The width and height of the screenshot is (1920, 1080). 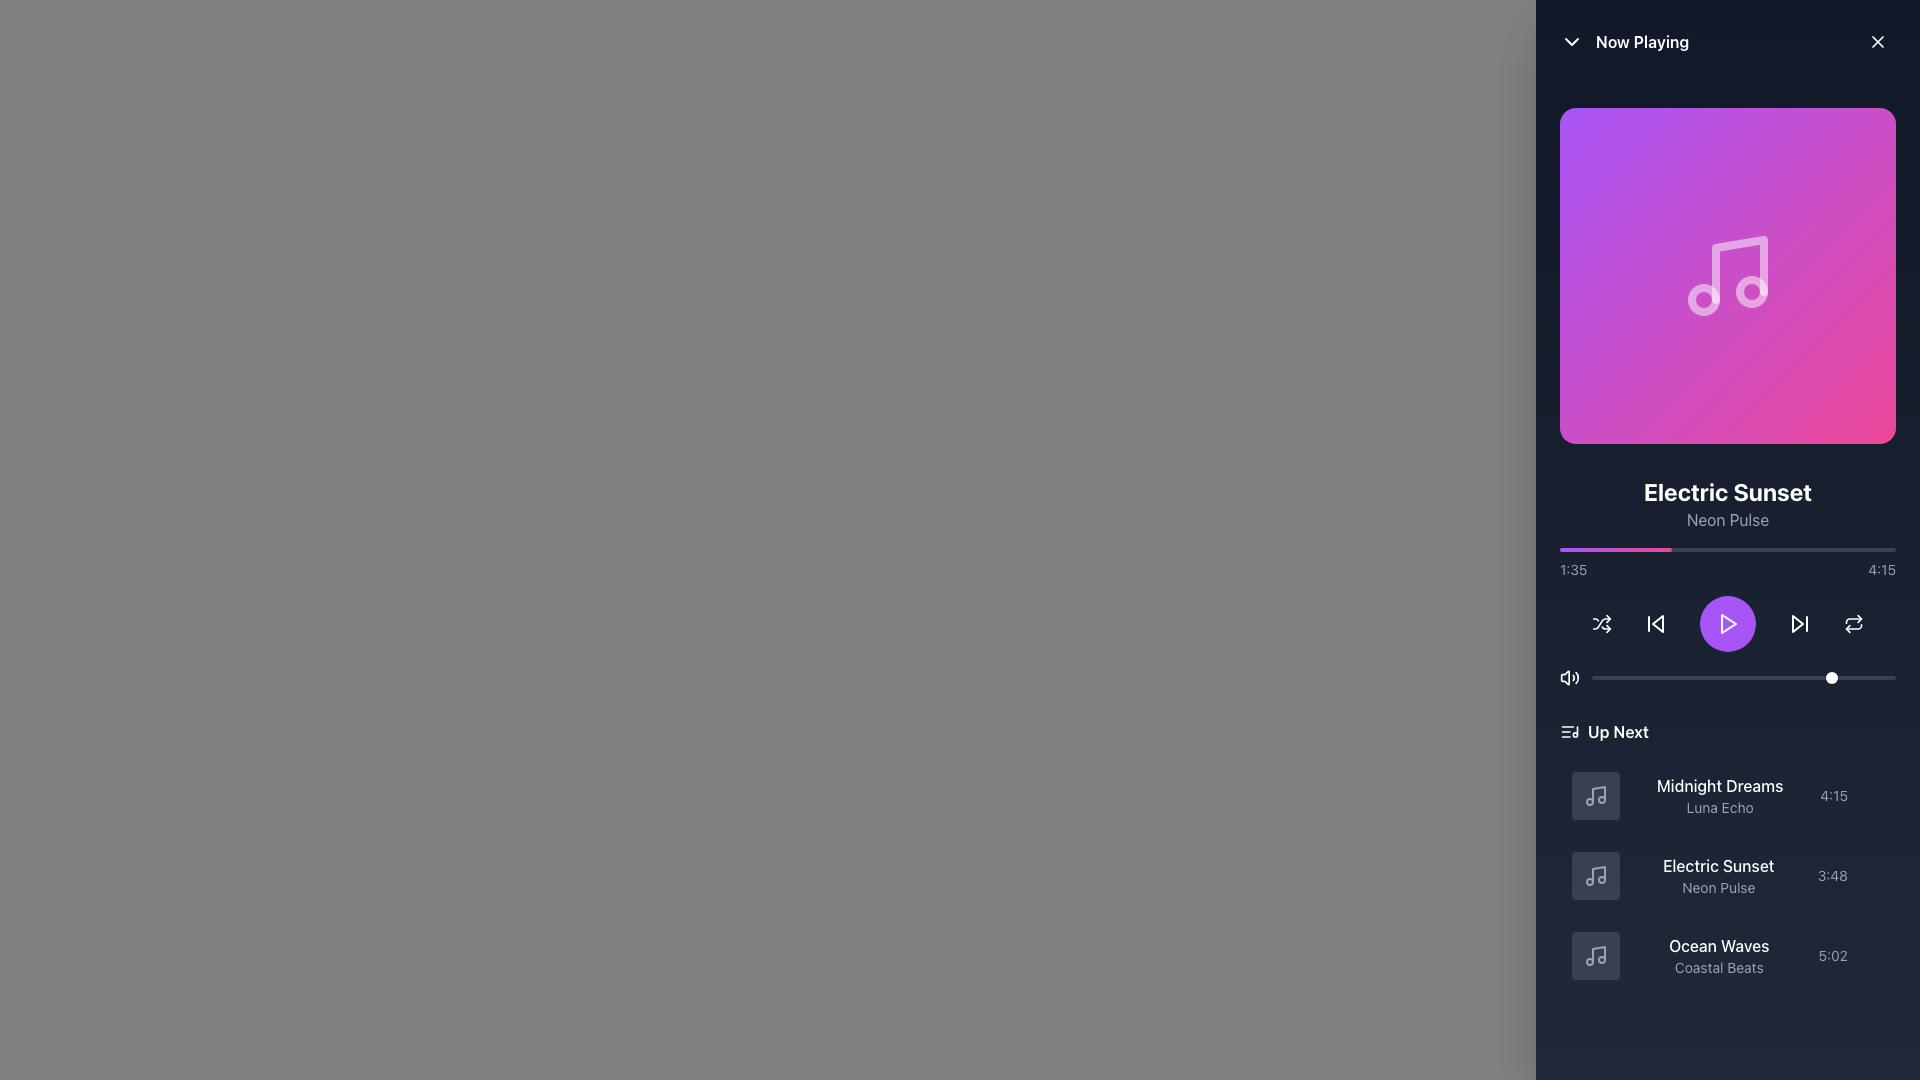 I want to click on on the second 'Up Next' entry in the upcoming playlist section, which displays the title 'Electric Sunset', so click(x=1727, y=855).